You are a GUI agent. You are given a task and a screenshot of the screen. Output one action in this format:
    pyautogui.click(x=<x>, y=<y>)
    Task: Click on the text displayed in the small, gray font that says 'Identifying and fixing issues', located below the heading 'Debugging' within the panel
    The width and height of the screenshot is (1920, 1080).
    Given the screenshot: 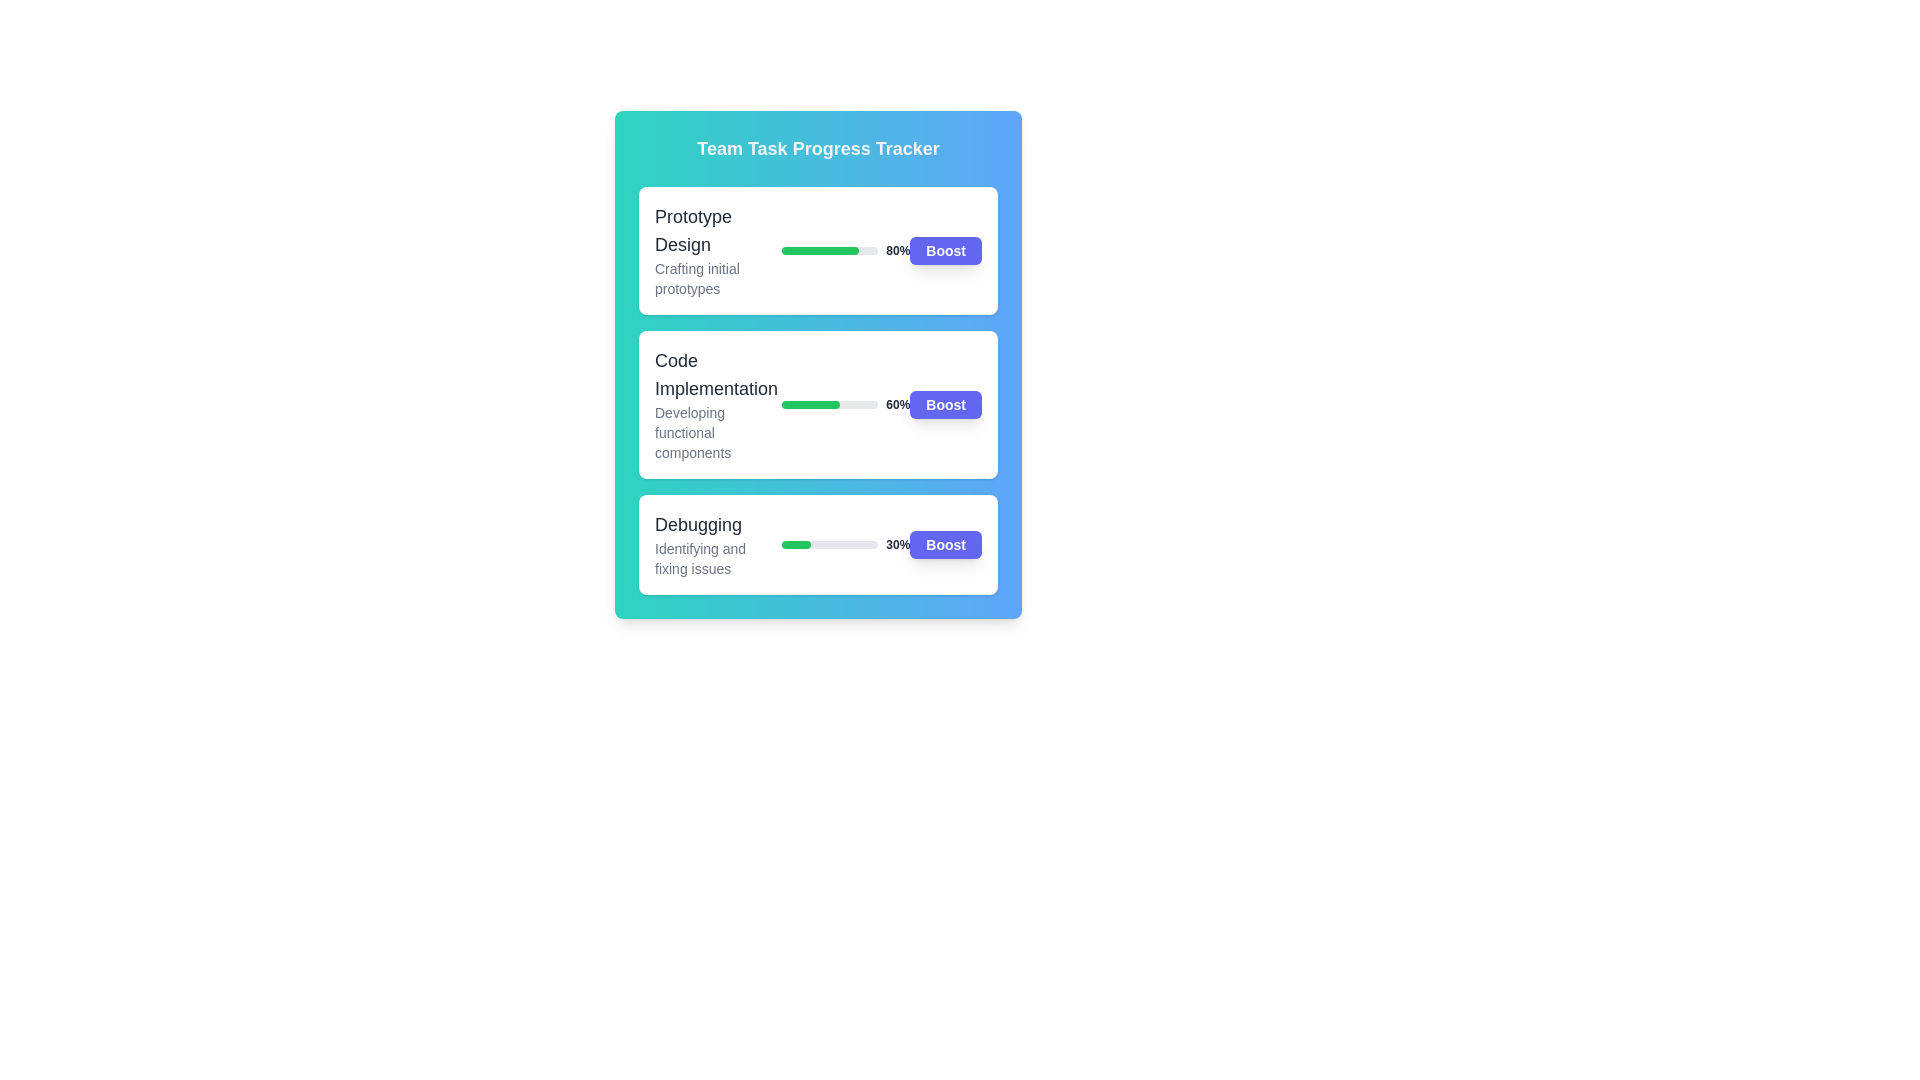 What is the action you would take?
    pyautogui.click(x=718, y=559)
    